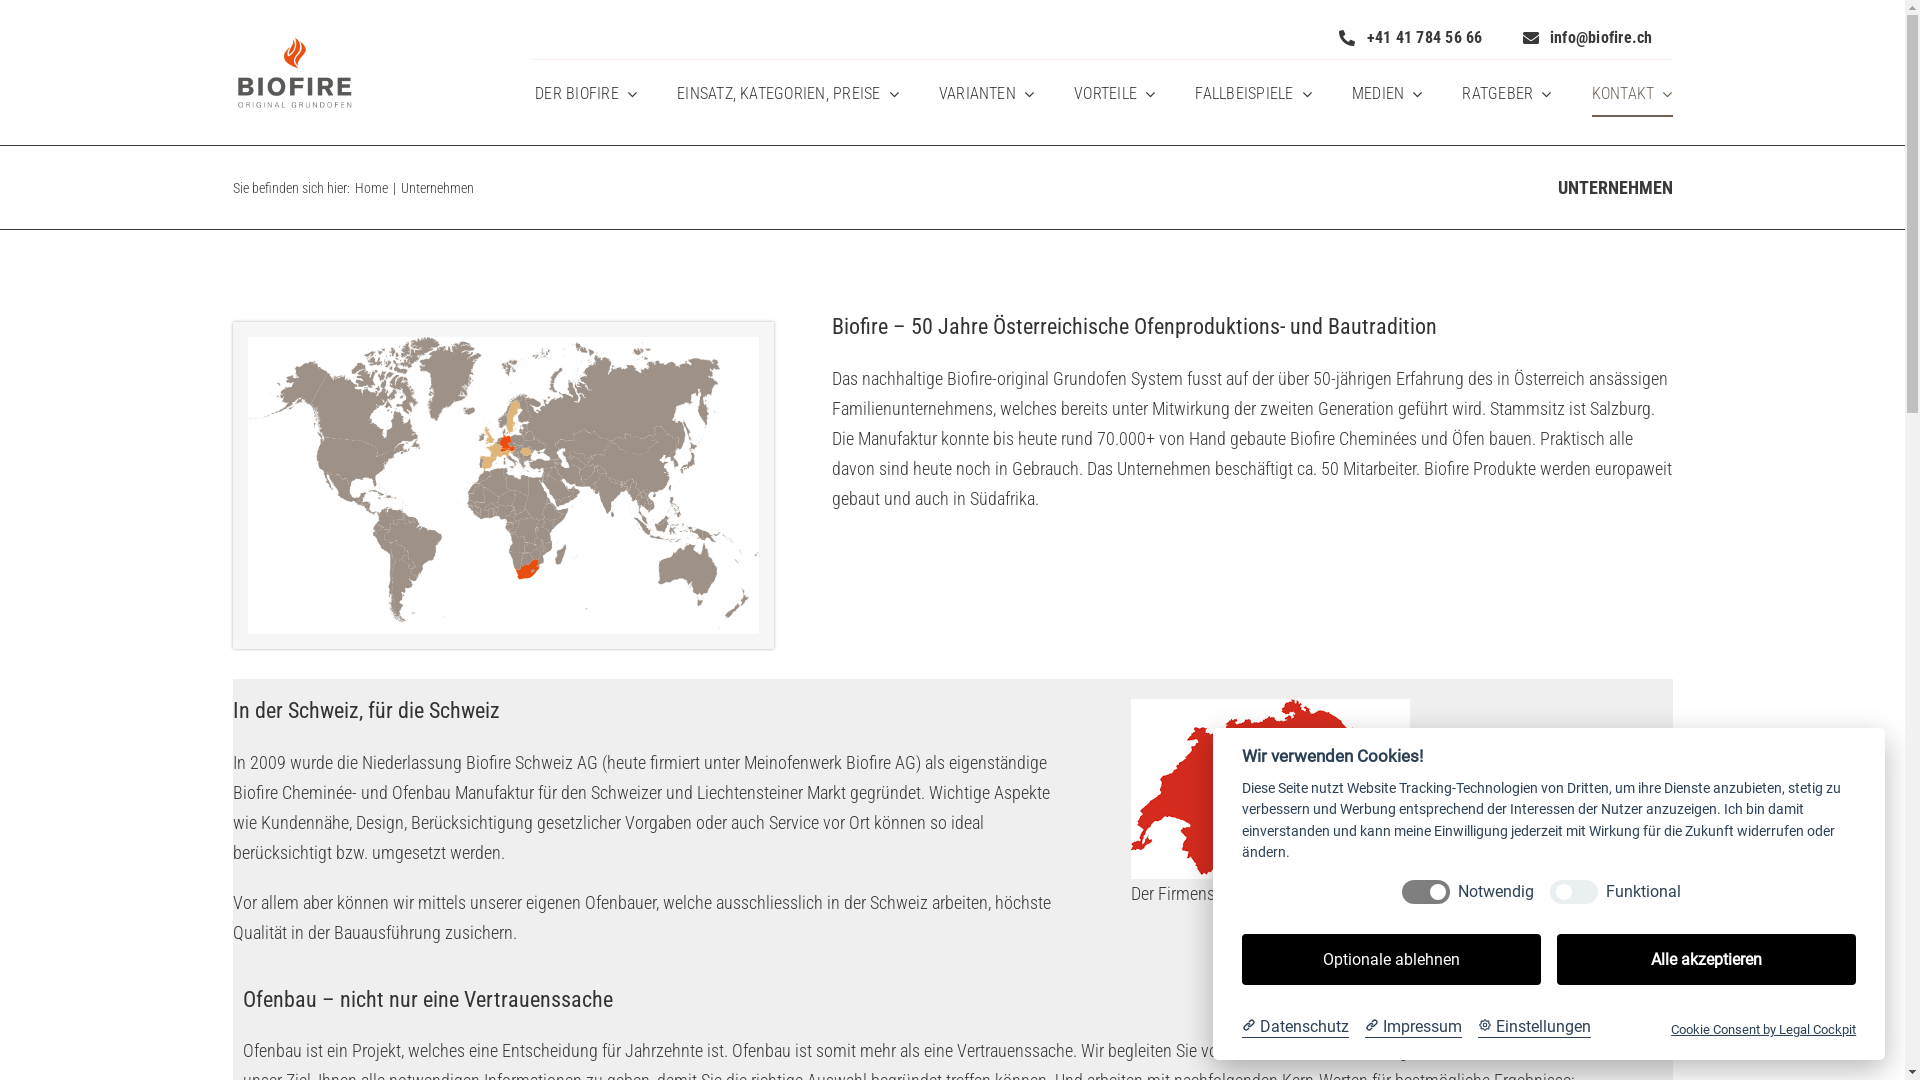  What do you see at coordinates (354, 188) in the screenshot?
I see `'Home'` at bounding box center [354, 188].